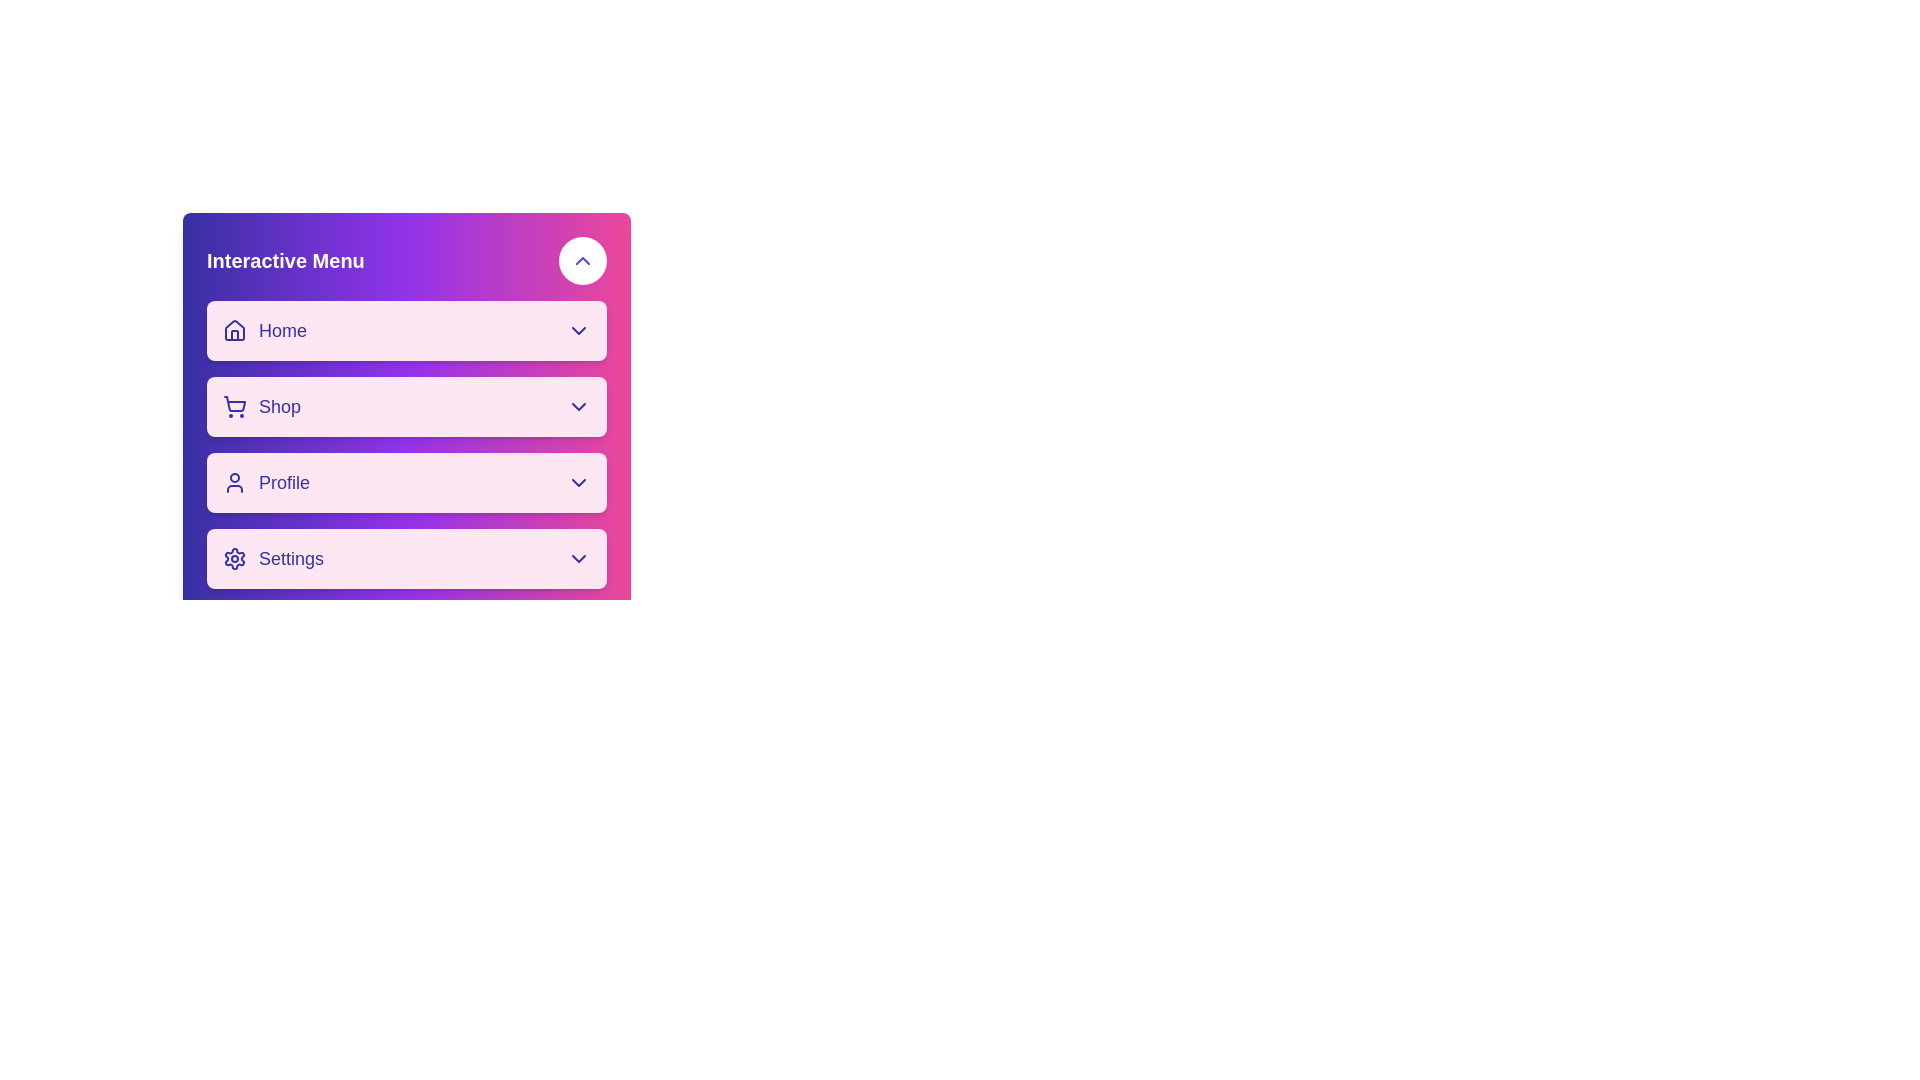 This screenshot has width=1920, height=1080. Describe the element at coordinates (581, 260) in the screenshot. I see `the circular button located at the top-right corner of the 'Interactive Menu' section` at that location.